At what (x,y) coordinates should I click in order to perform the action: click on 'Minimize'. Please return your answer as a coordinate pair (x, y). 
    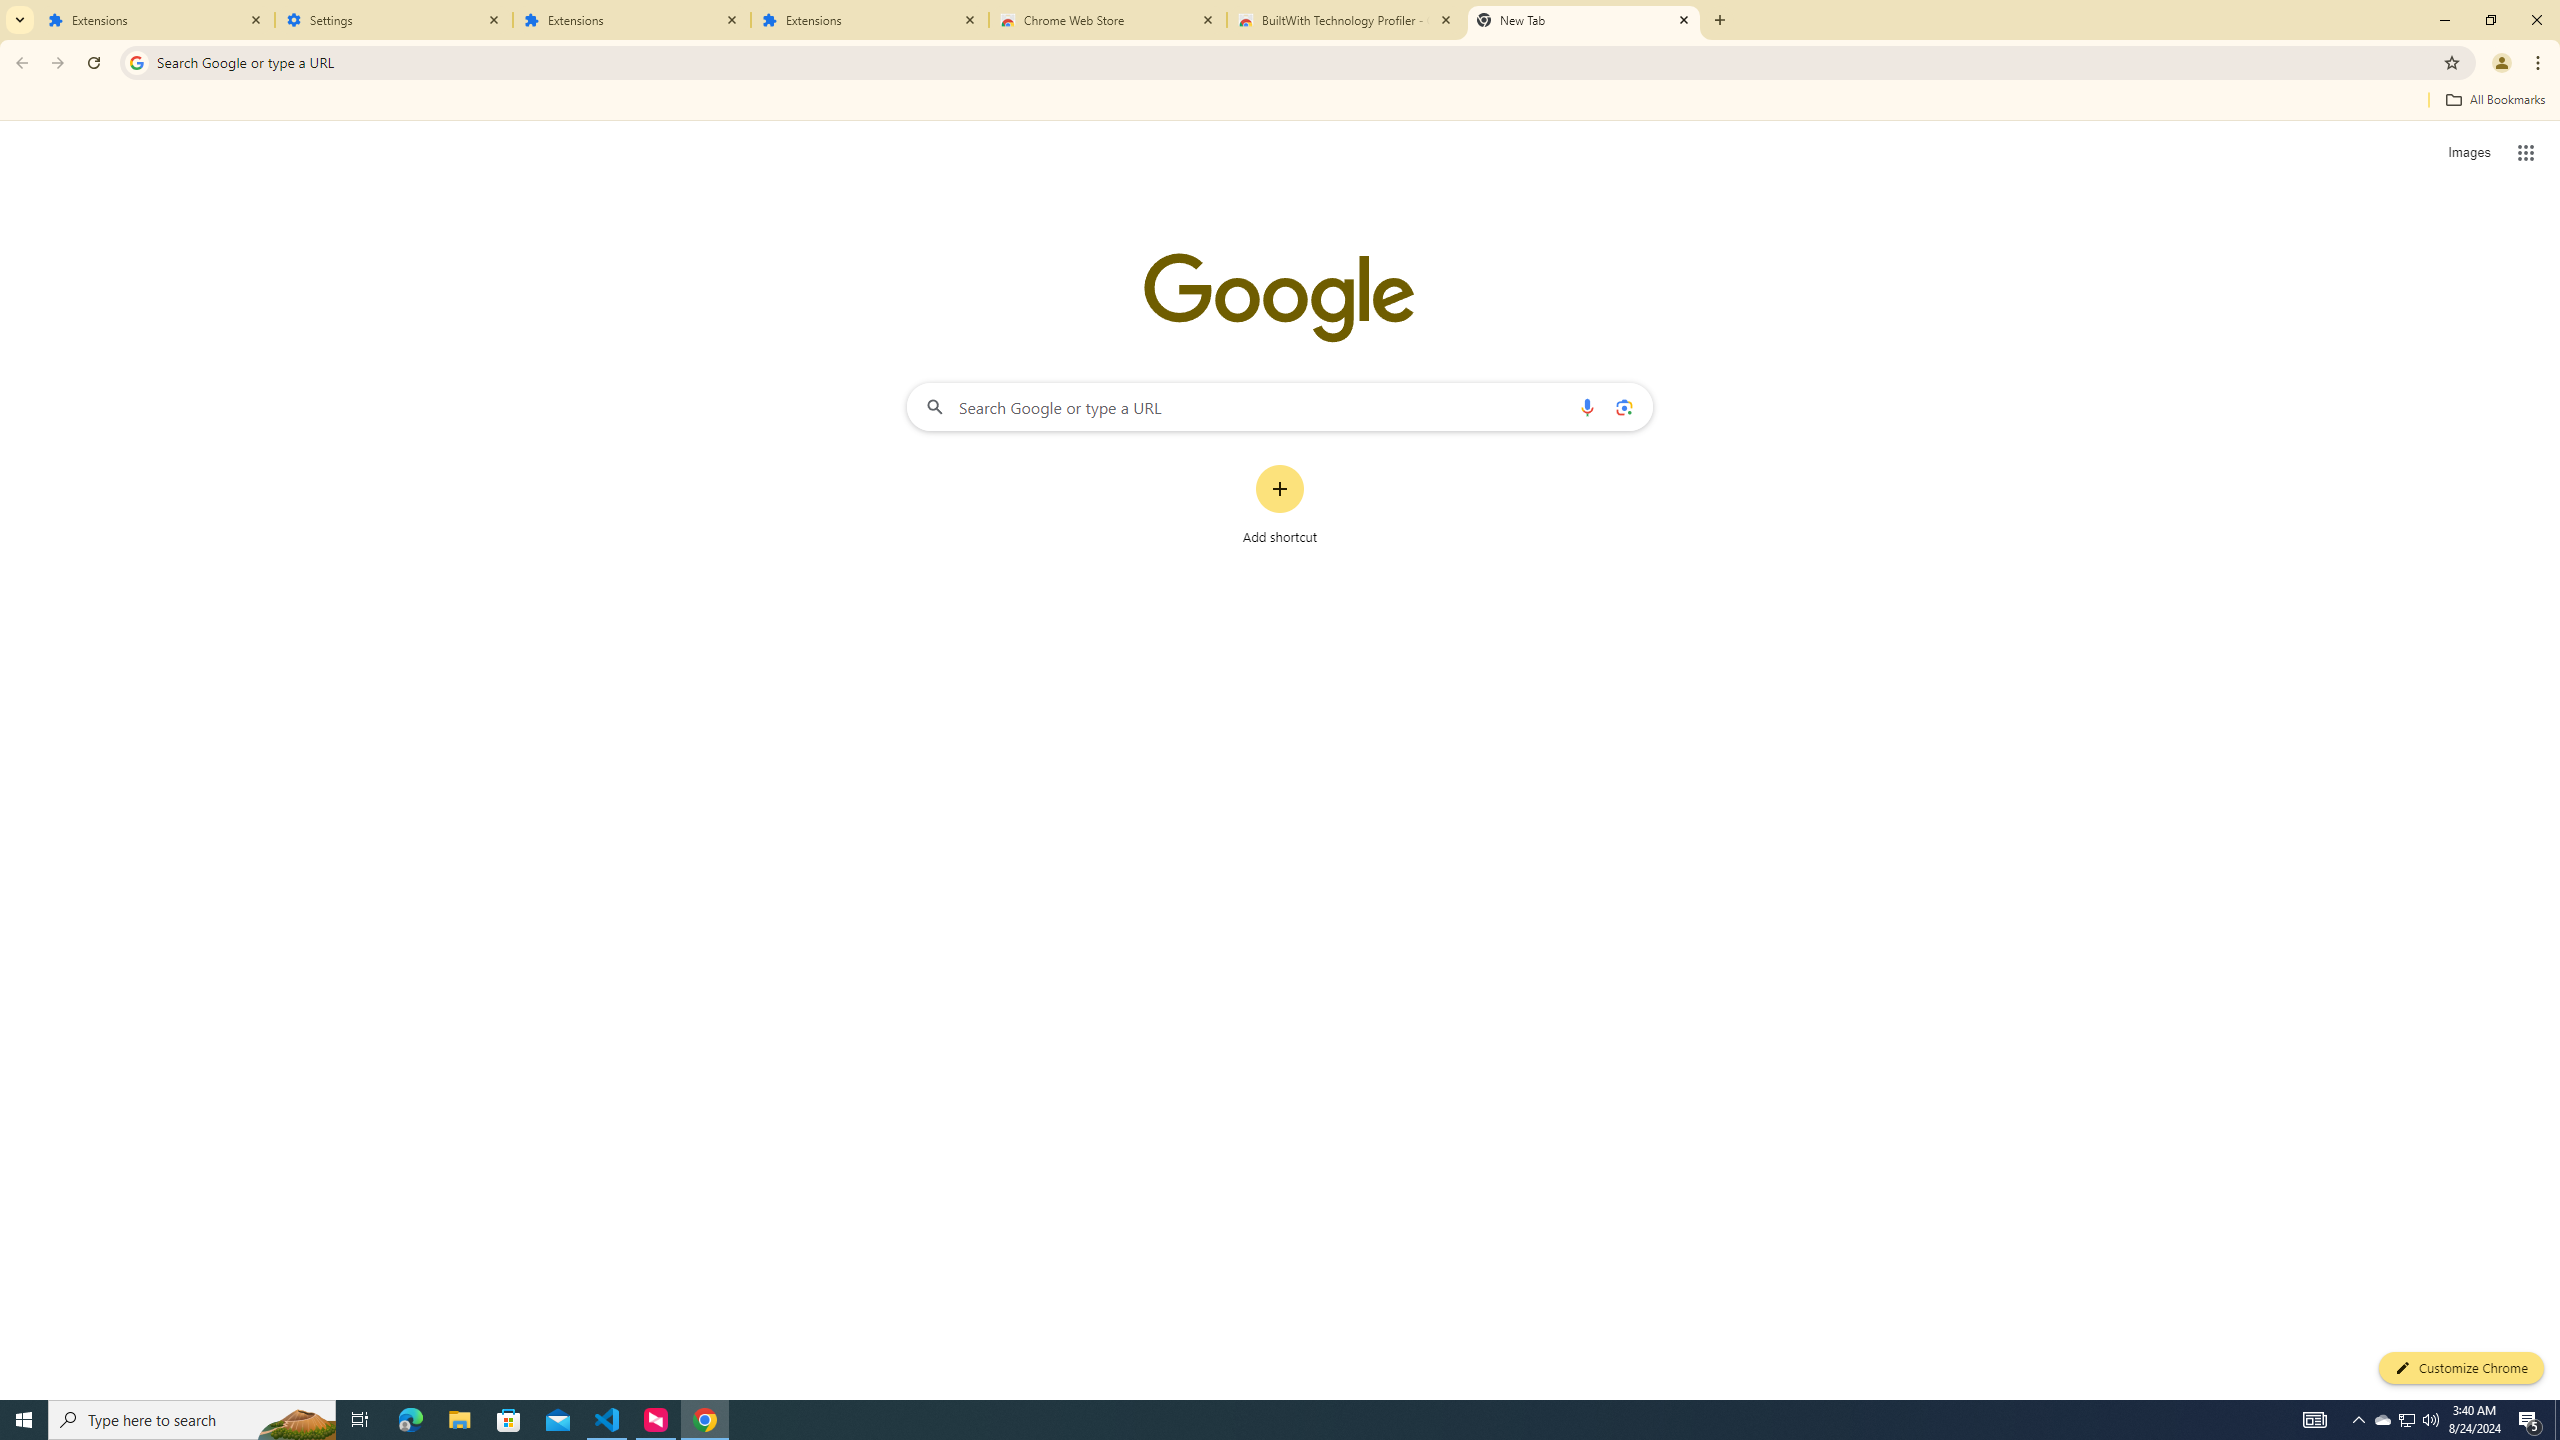
    Looking at the image, I should click on (2443, 19).